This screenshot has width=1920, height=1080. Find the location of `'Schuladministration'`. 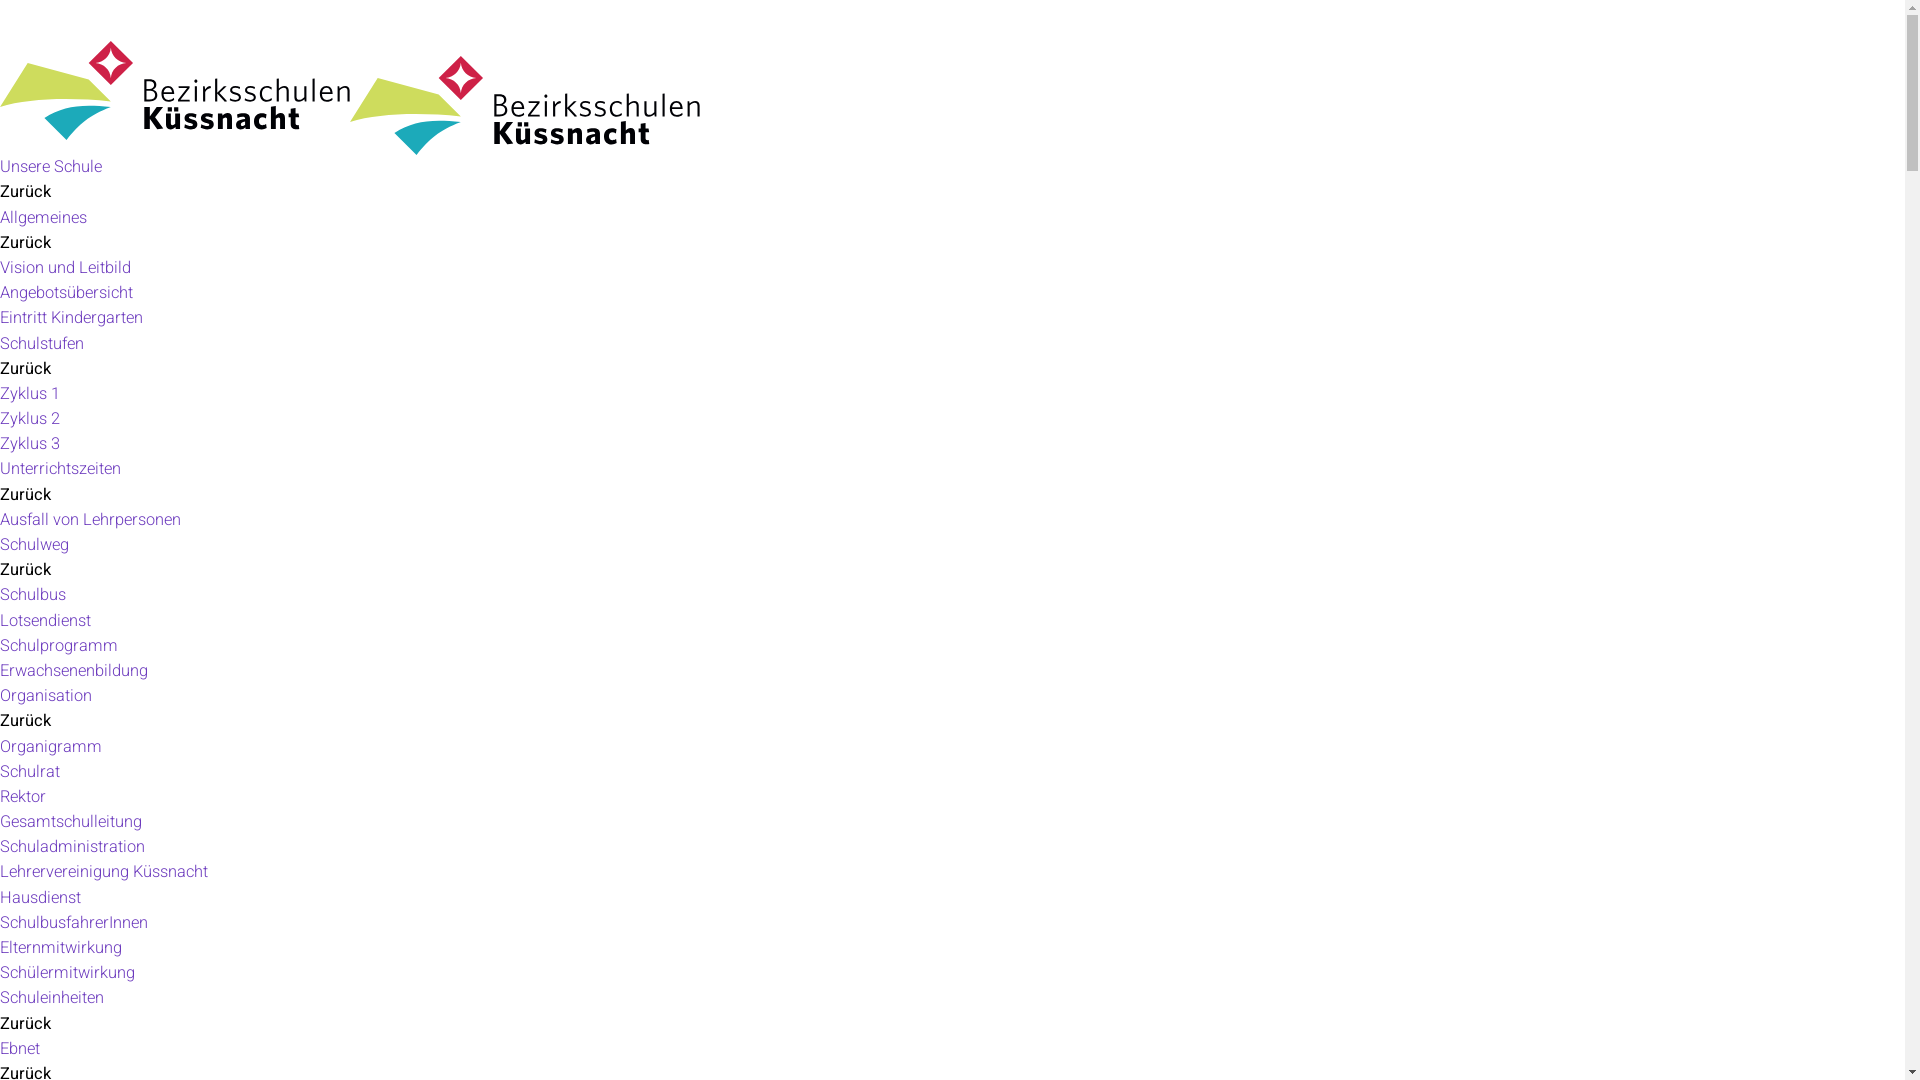

'Schuladministration' is located at coordinates (72, 847).